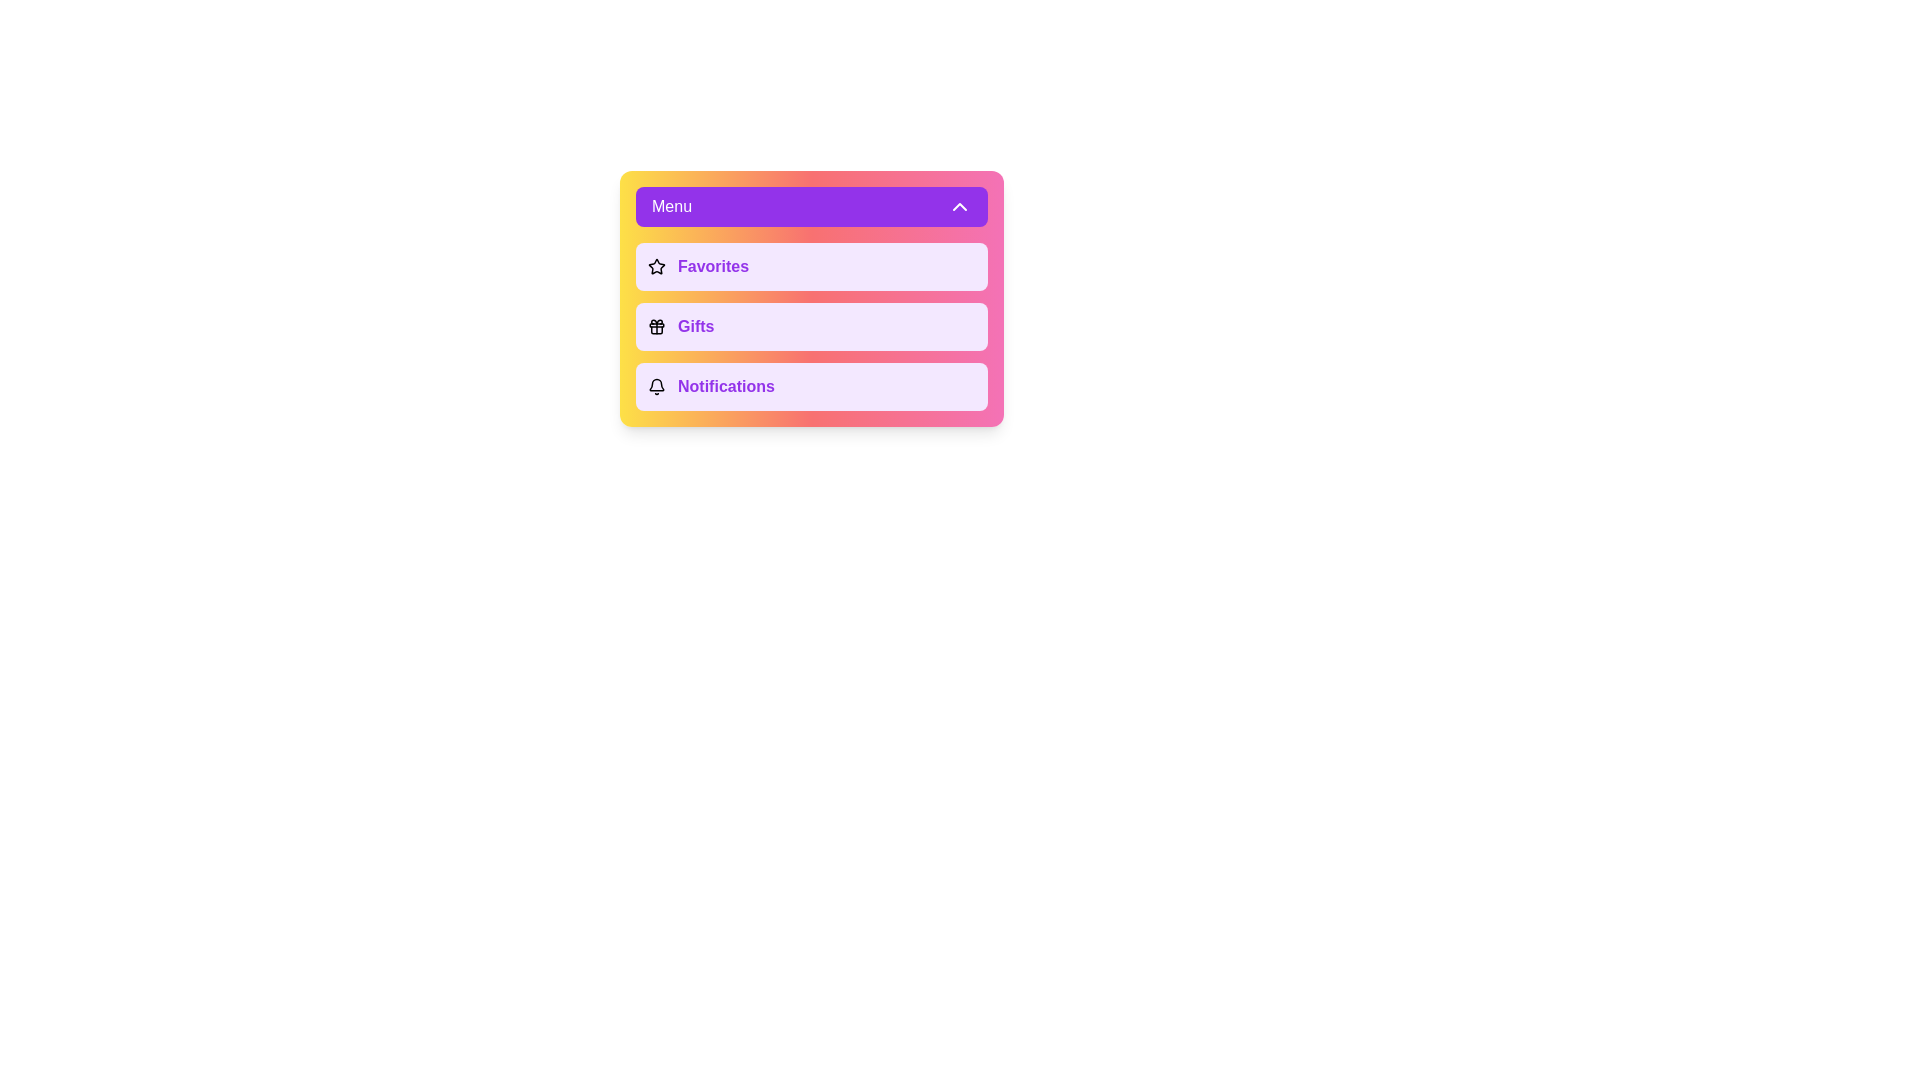 Image resolution: width=1920 pixels, height=1080 pixels. What do you see at coordinates (811, 265) in the screenshot?
I see `the menu option Favorites` at bounding box center [811, 265].